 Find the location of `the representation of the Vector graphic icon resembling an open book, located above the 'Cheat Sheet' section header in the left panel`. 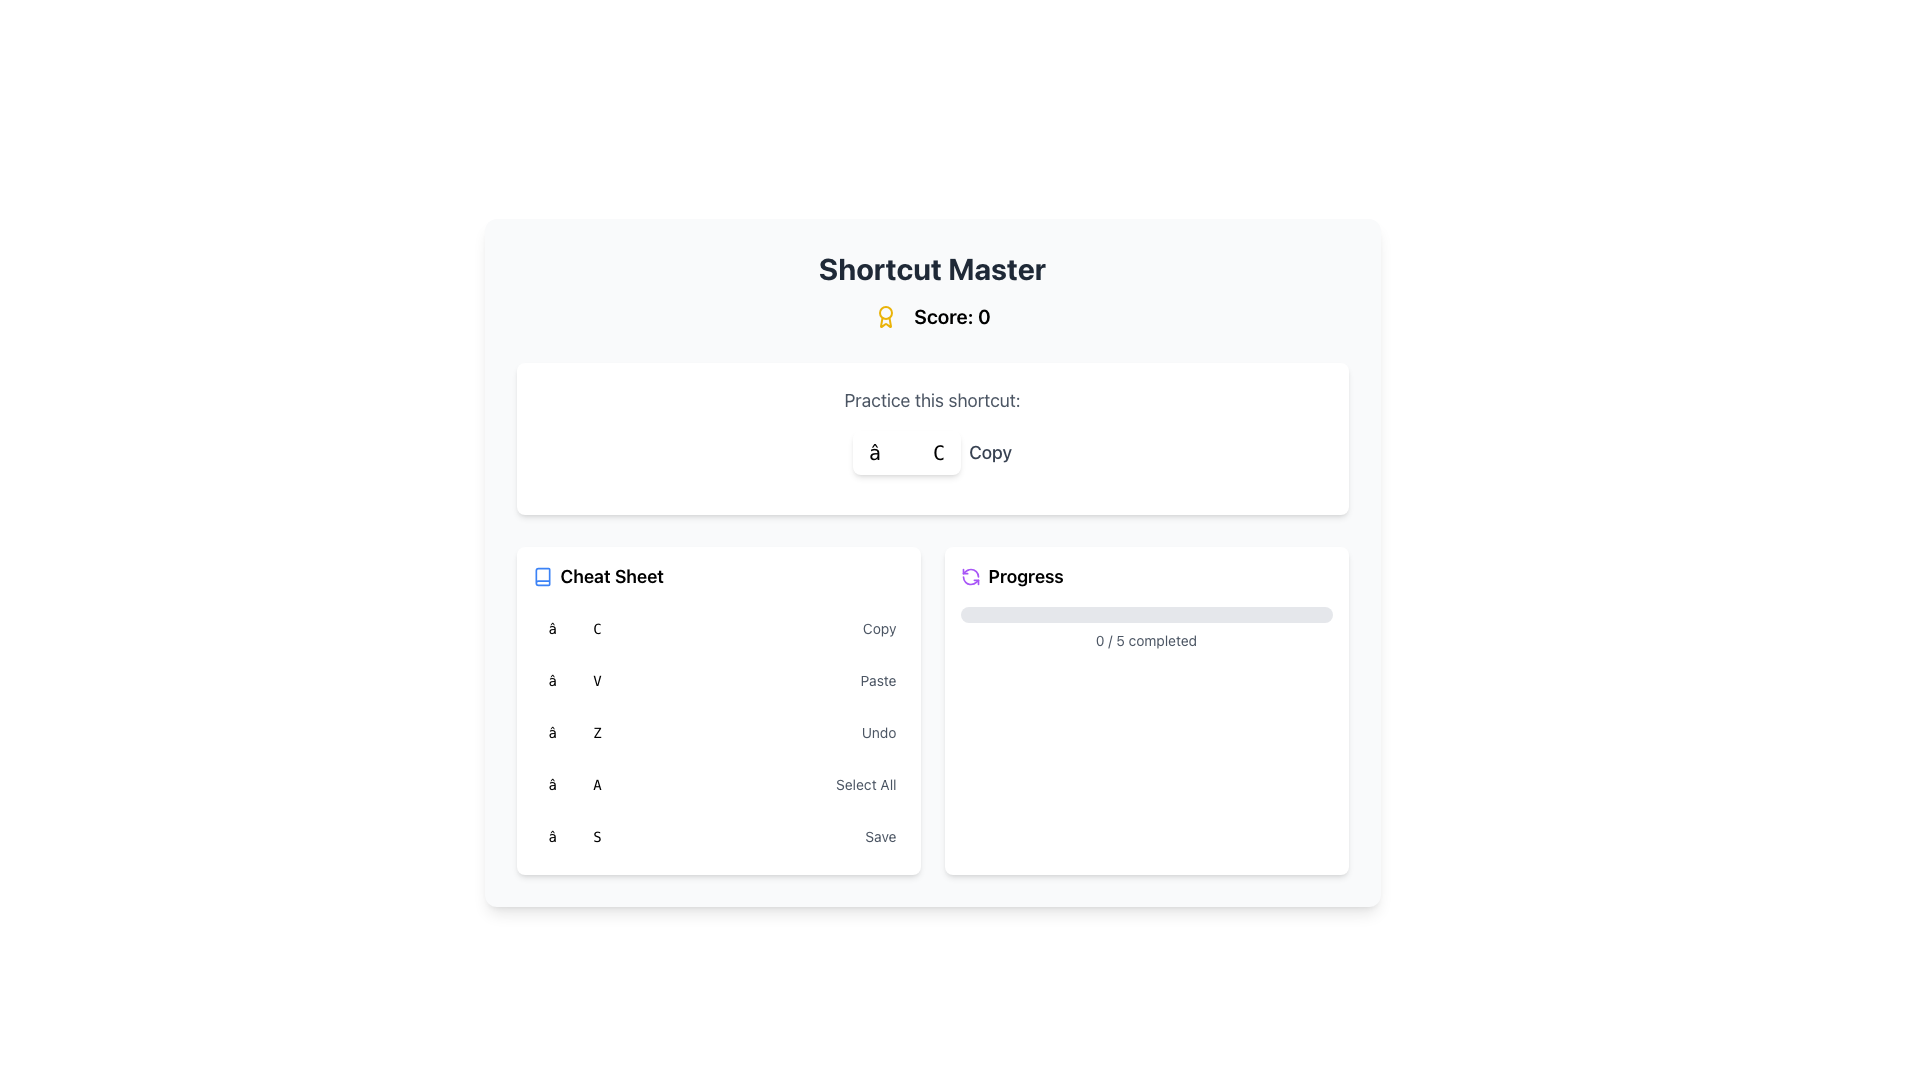

the representation of the Vector graphic icon resembling an open book, located above the 'Cheat Sheet' section header in the left panel is located at coordinates (542, 577).